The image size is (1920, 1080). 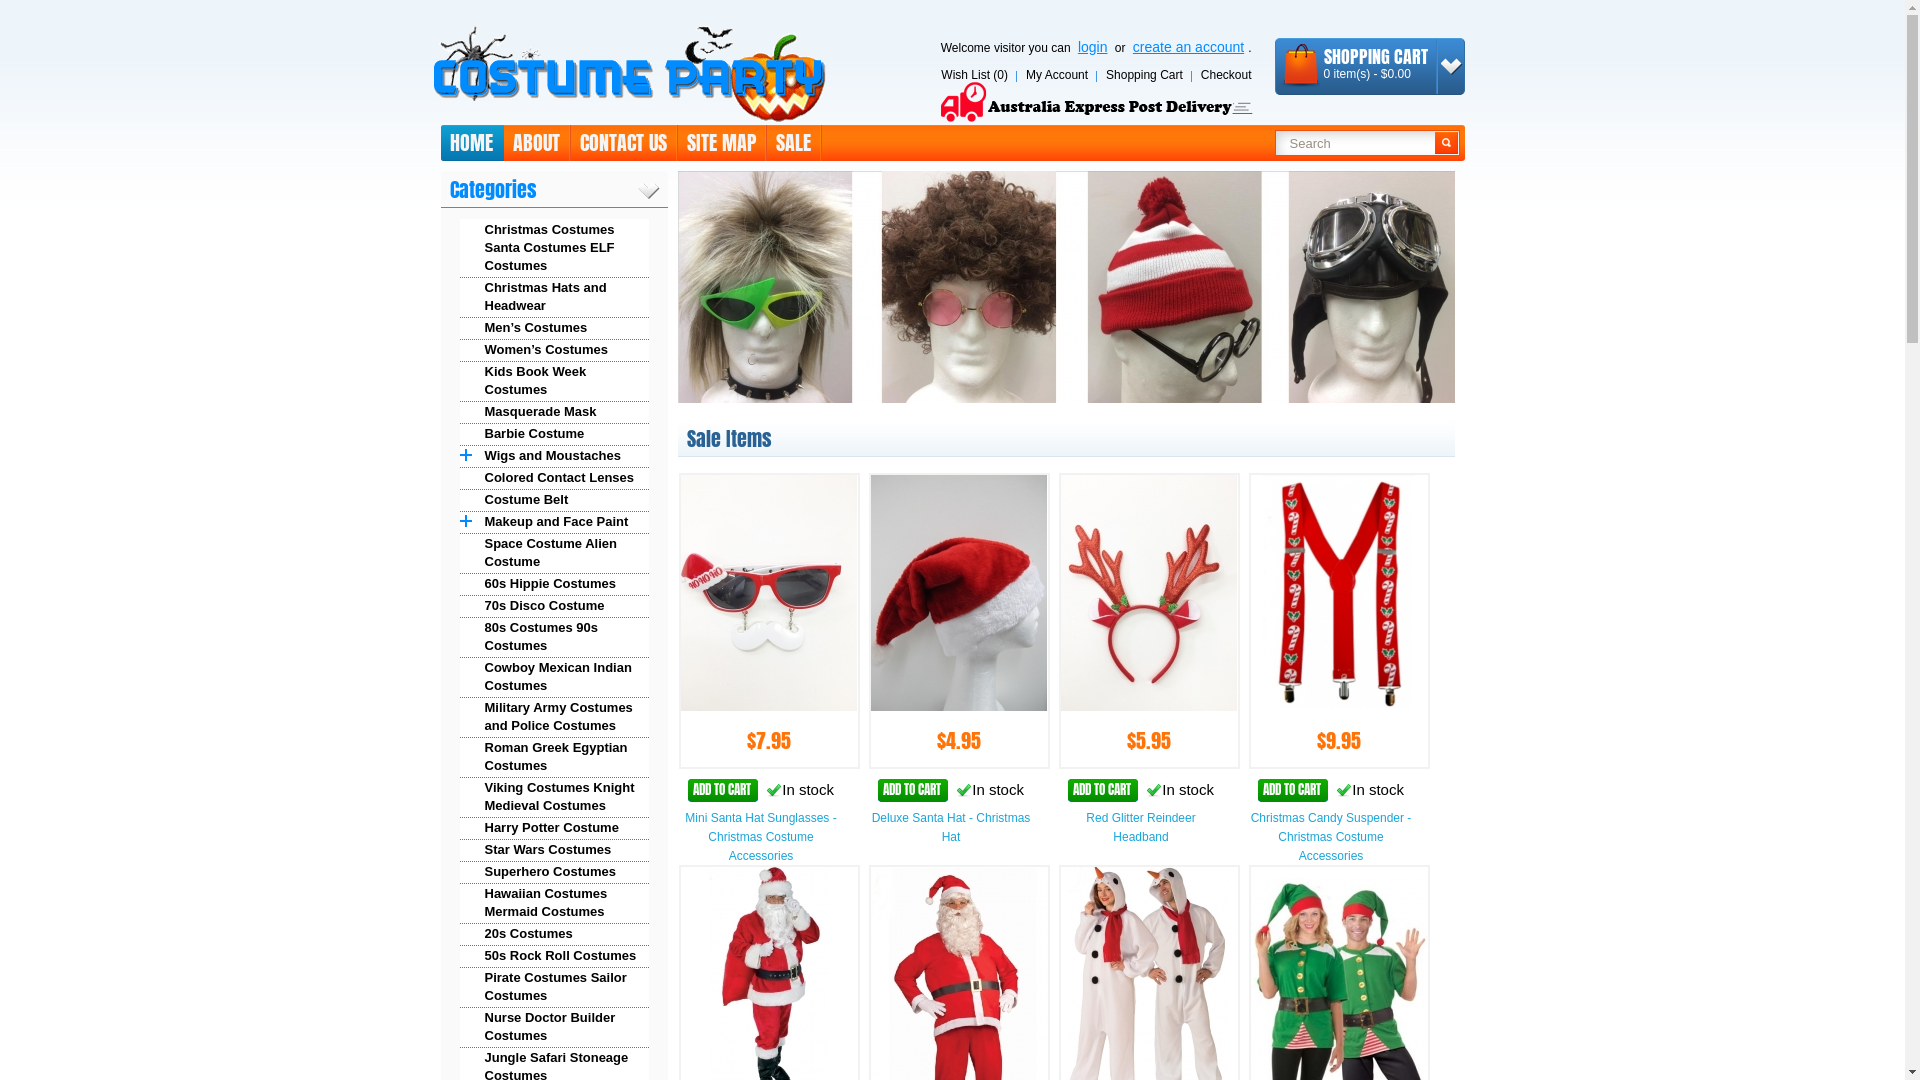 What do you see at coordinates (554, 411) in the screenshot?
I see `'Masquerade Mask'` at bounding box center [554, 411].